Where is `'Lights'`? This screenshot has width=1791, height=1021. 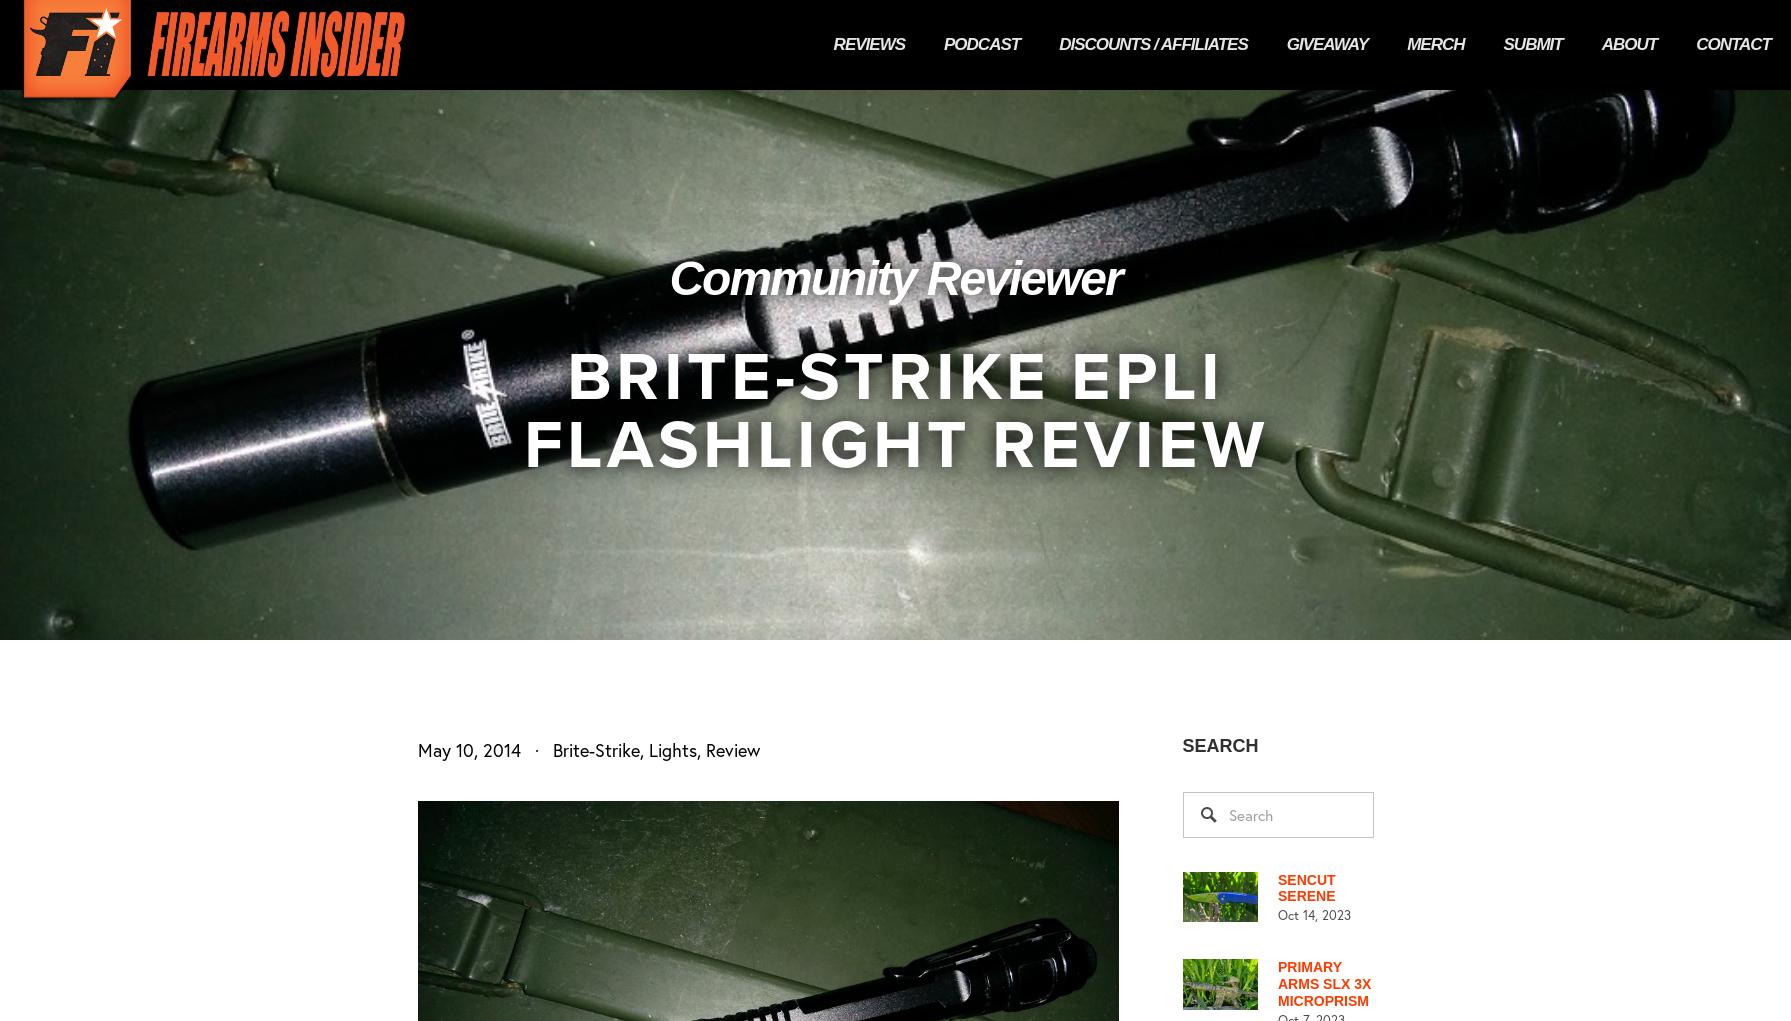 'Lights' is located at coordinates (671, 749).